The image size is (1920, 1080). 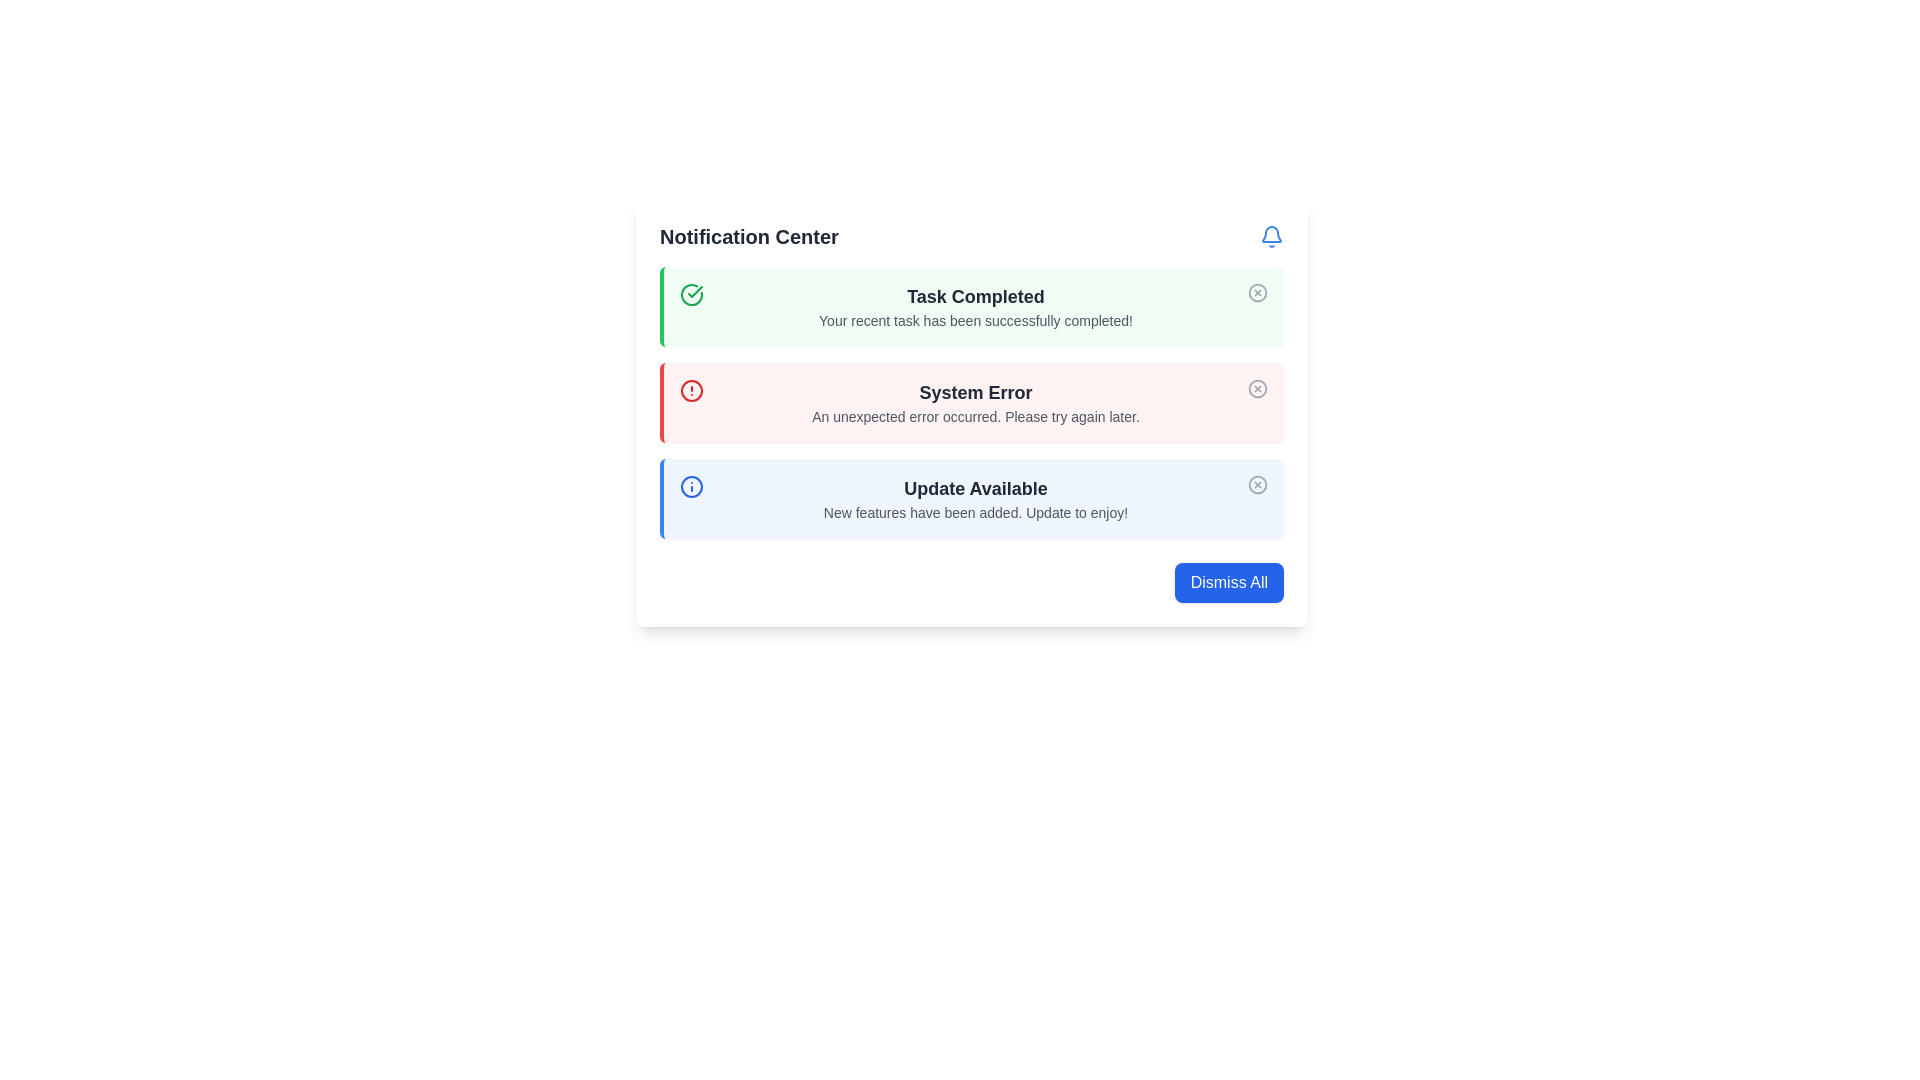 What do you see at coordinates (971, 402) in the screenshot?
I see `the second notification box titled 'System Error'` at bounding box center [971, 402].